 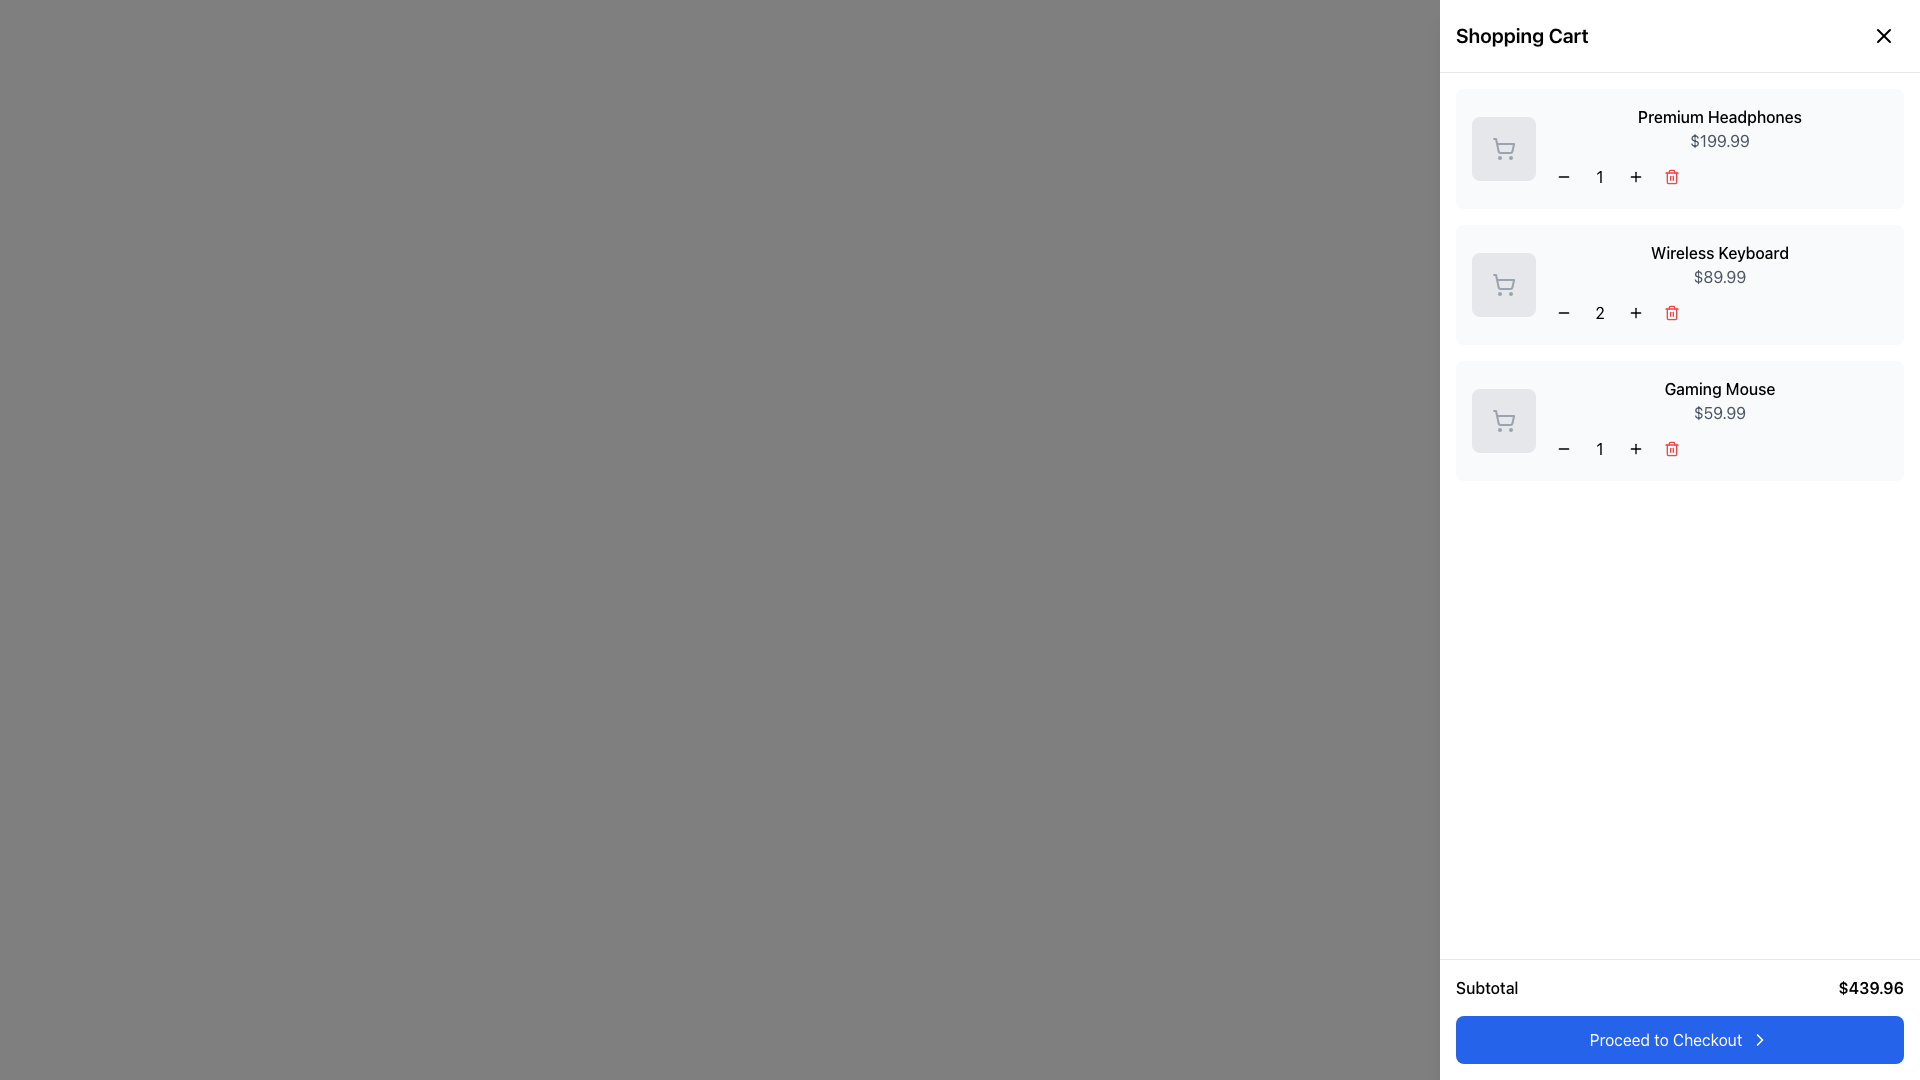 I want to click on the minus (-) icon button with a thin stroke style located to the left of the quantity indicator under 'Premium Headphones', so click(x=1563, y=176).